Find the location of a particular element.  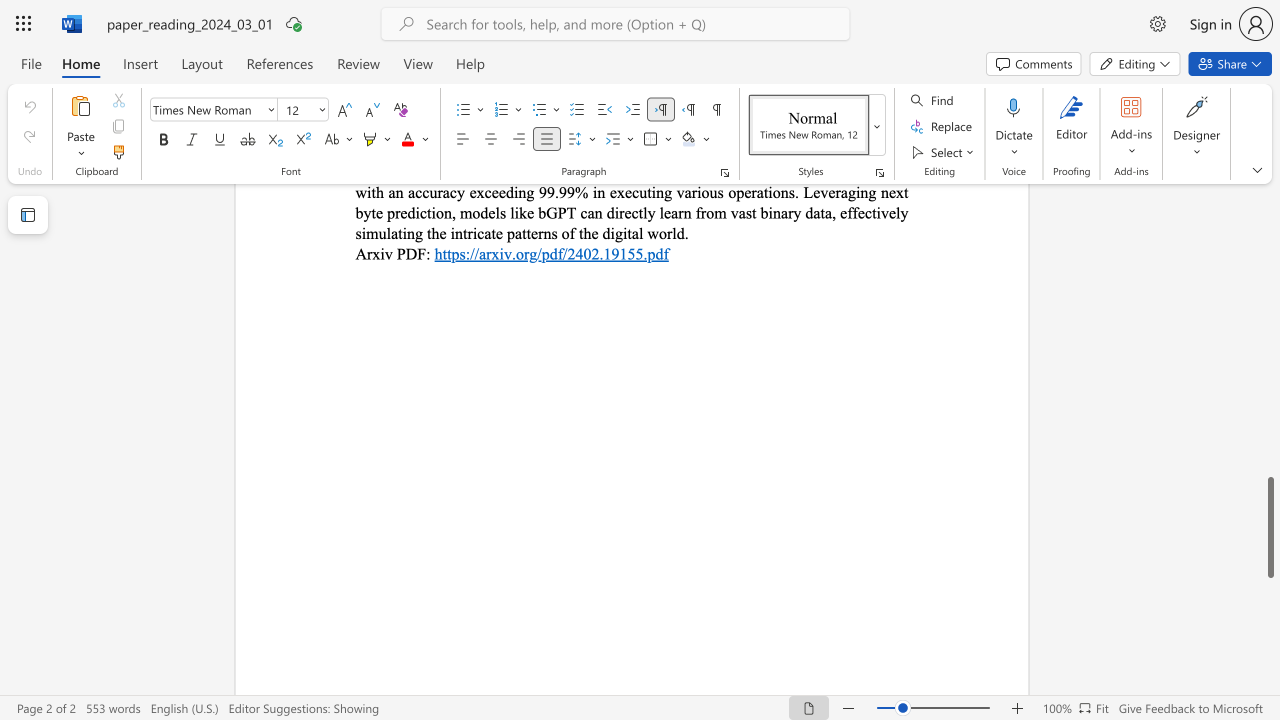

the scrollbar to adjust the page upward is located at coordinates (1269, 348).